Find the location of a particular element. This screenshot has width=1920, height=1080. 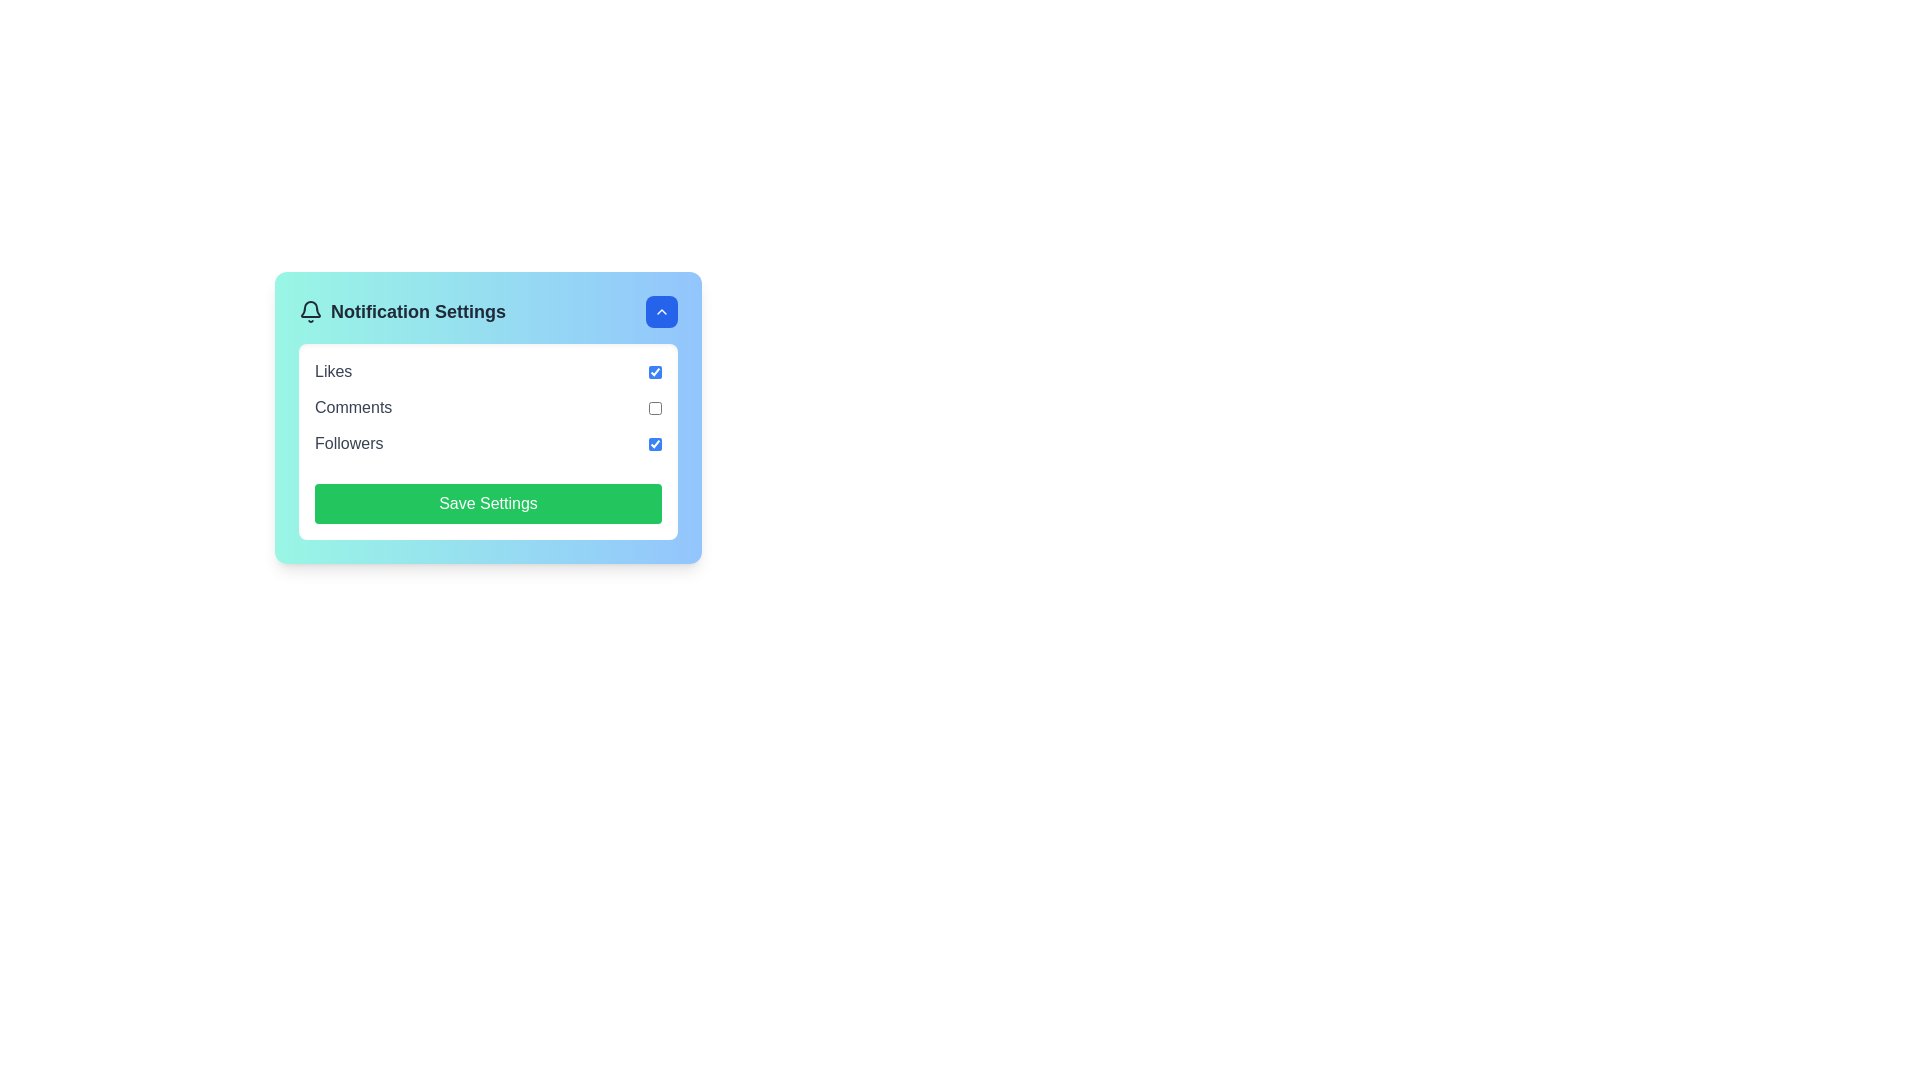

label displaying the text 'Comments' which is bold and capitalized, located to the left of a checkbox in the notification settings panel is located at coordinates (353, 407).